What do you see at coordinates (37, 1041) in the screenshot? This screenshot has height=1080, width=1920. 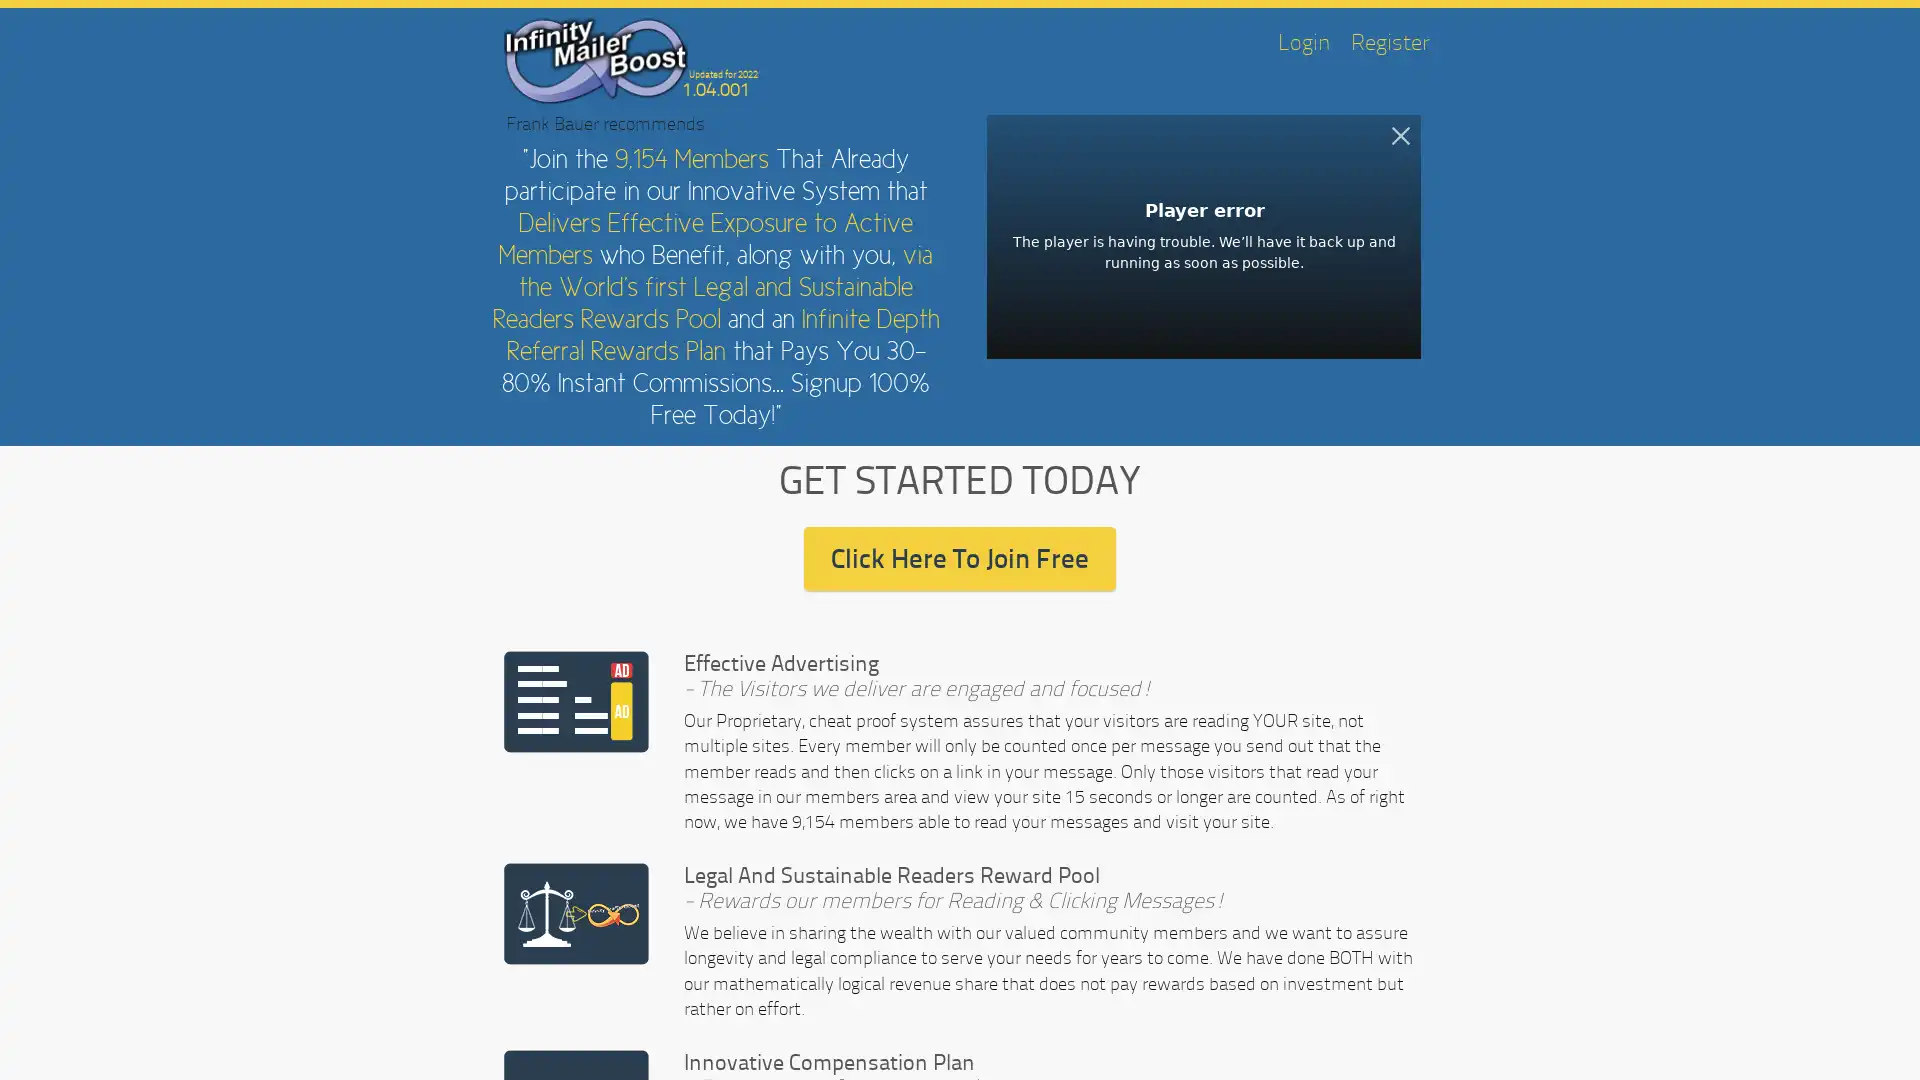 I see `Open Accessibility Panel` at bounding box center [37, 1041].